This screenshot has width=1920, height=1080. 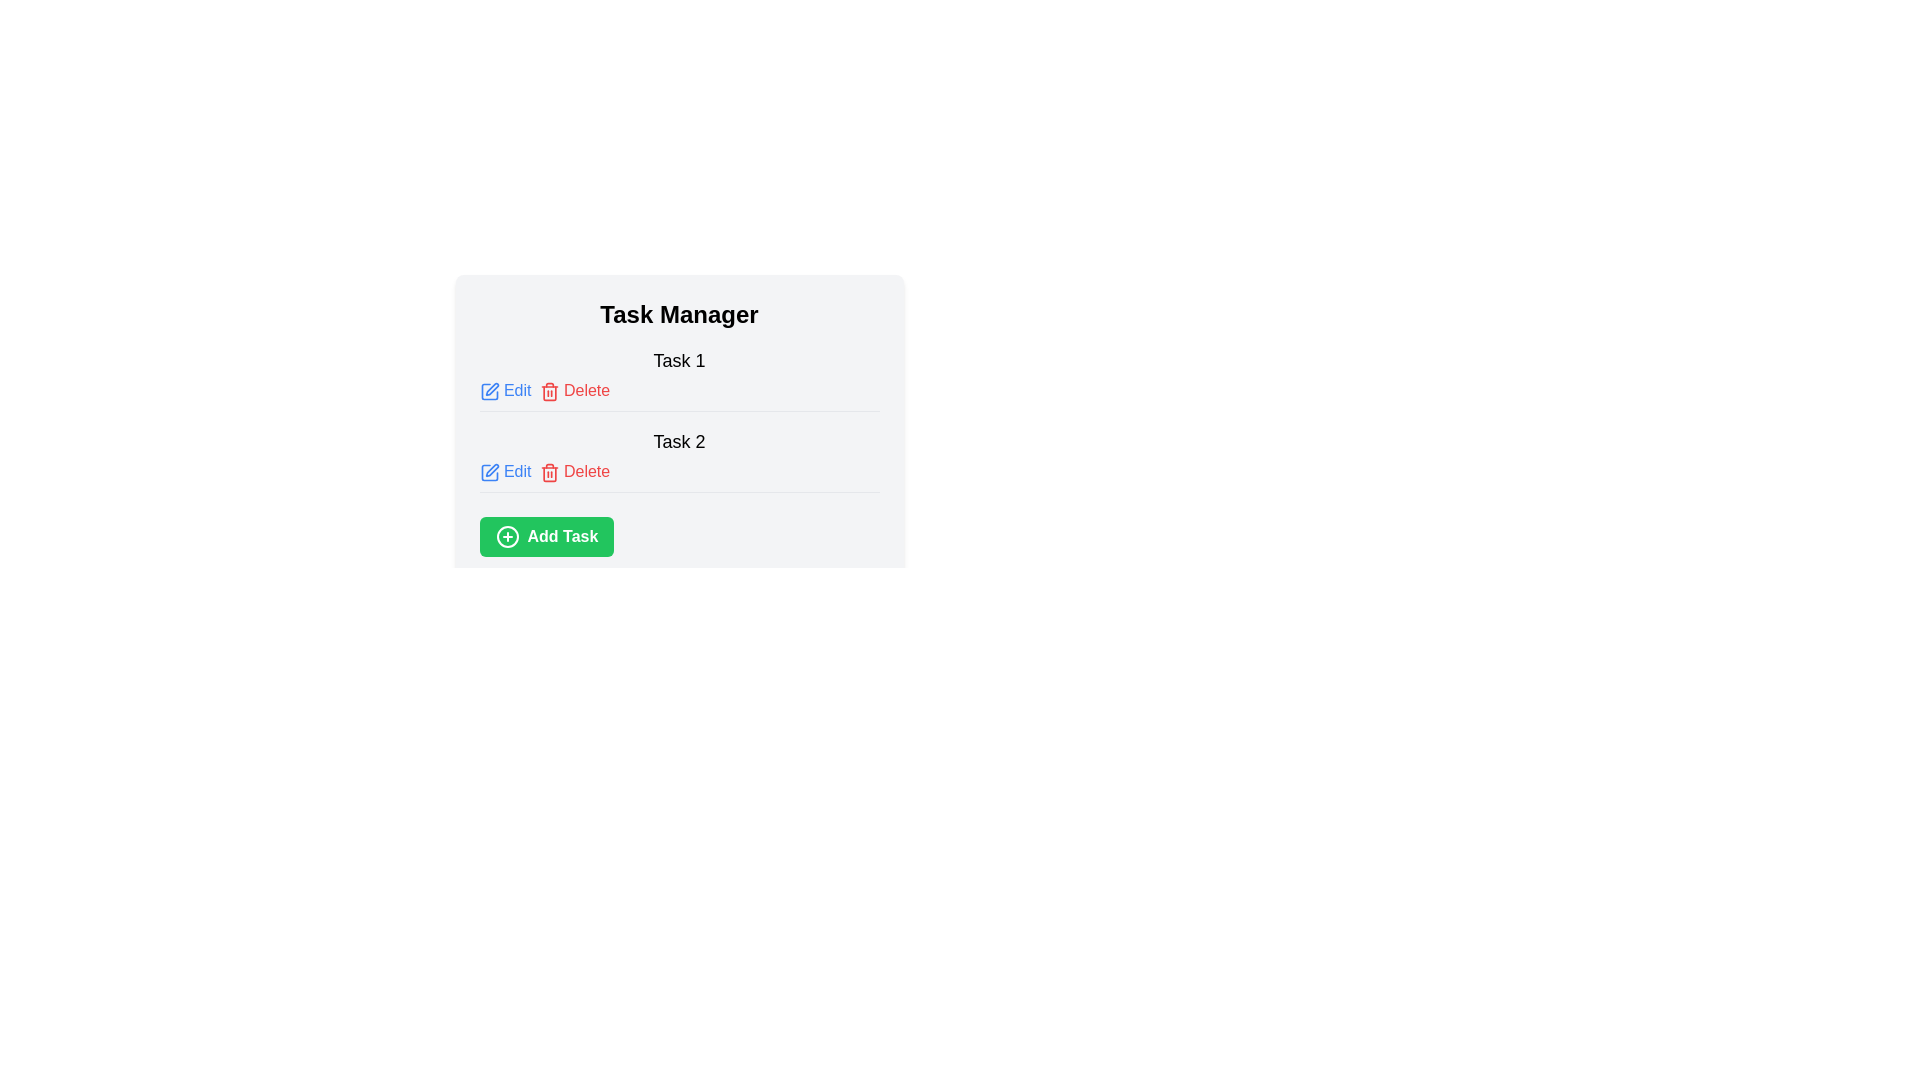 What do you see at coordinates (489, 391) in the screenshot?
I see `the blue pencil icon located to the left of the 'Edit' text label for 'Task 1' to provide visual feedback` at bounding box center [489, 391].